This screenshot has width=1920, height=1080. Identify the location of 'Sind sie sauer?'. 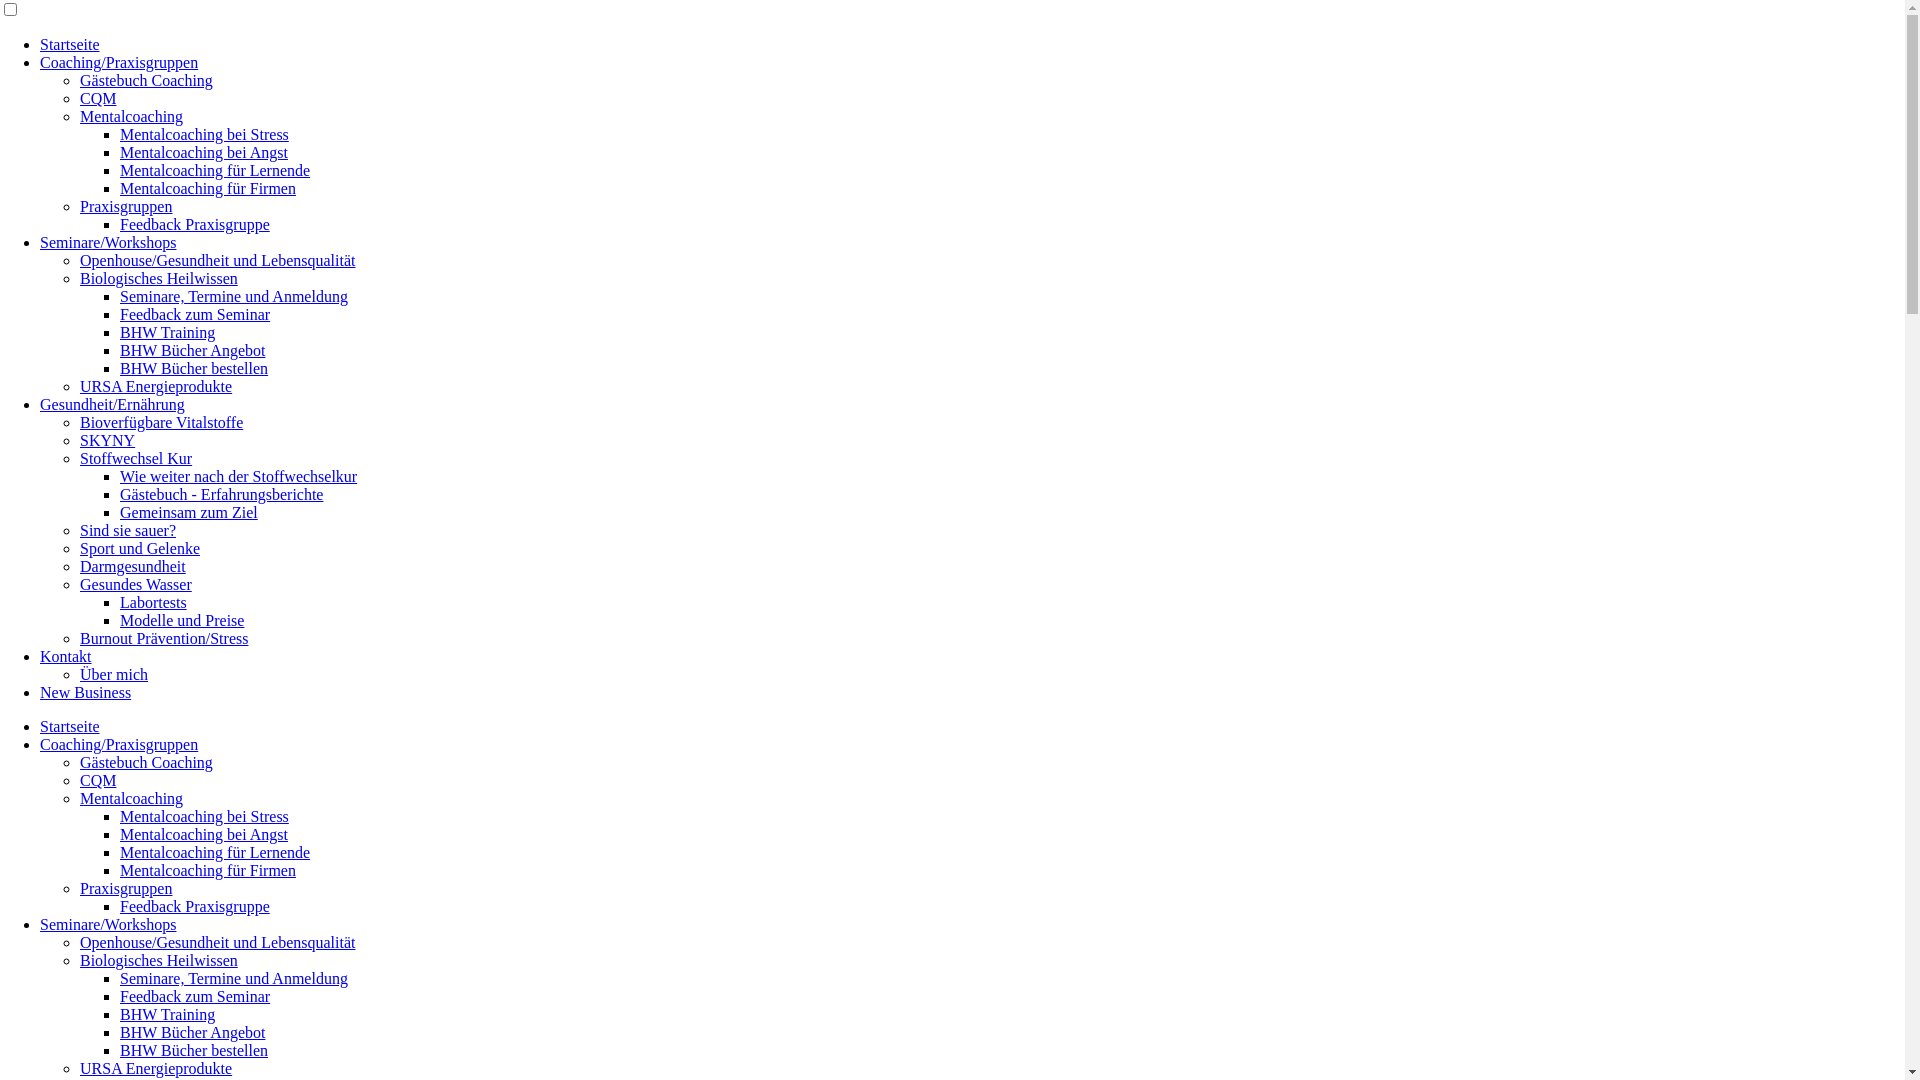
(127, 529).